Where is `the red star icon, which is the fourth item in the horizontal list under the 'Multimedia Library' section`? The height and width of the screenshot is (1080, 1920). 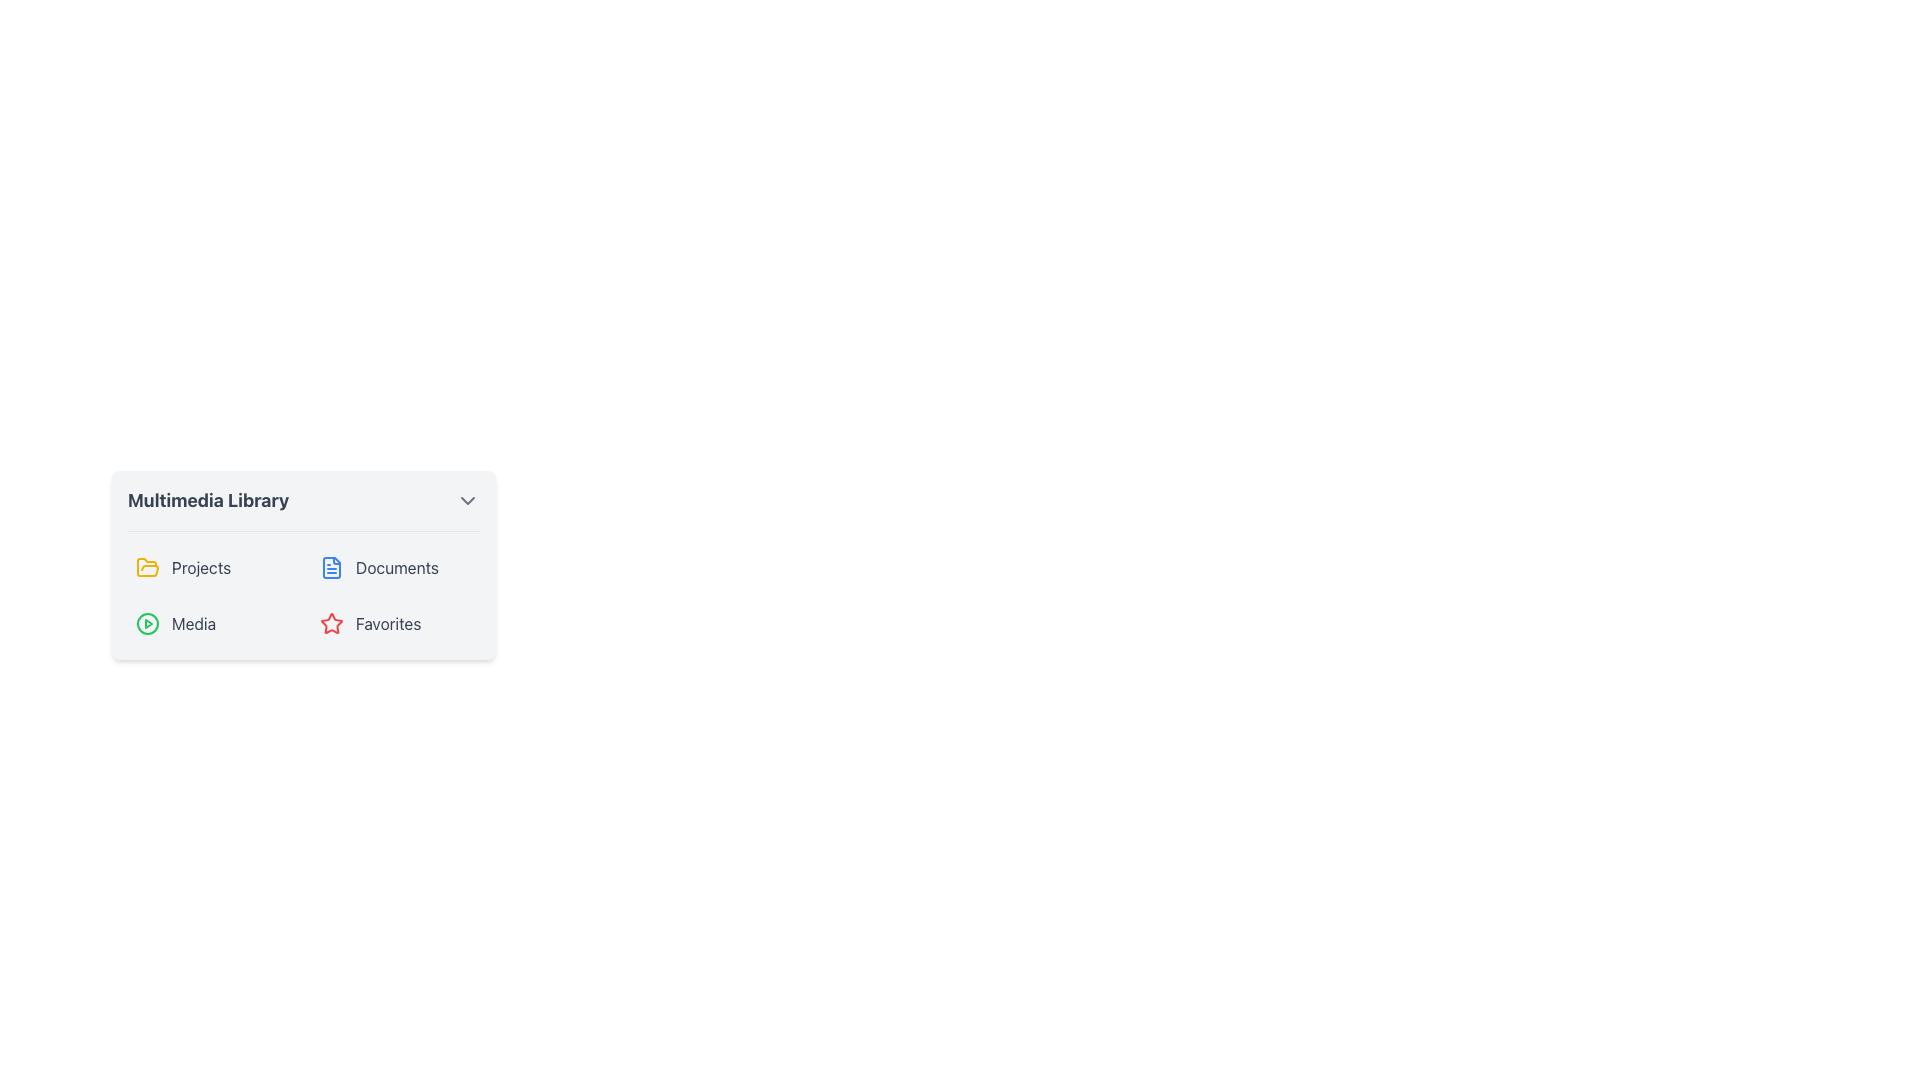 the red star icon, which is the fourth item in the horizontal list under the 'Multimedia Library' section is located at coordinates (331, 622).